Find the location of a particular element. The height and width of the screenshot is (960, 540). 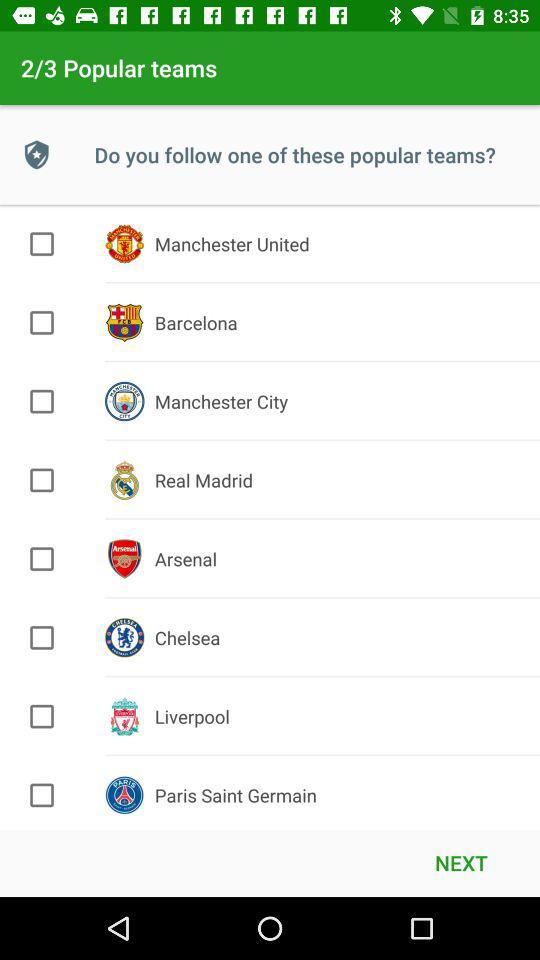

manchester united is located at coordinates (42, 243).